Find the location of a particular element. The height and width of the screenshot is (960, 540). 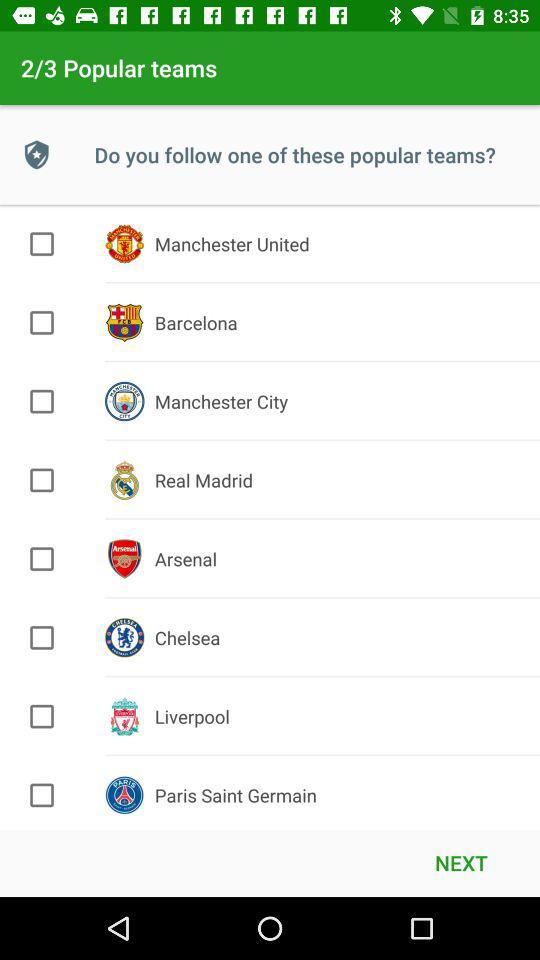

manchester united is located at coordinates (42, 243).